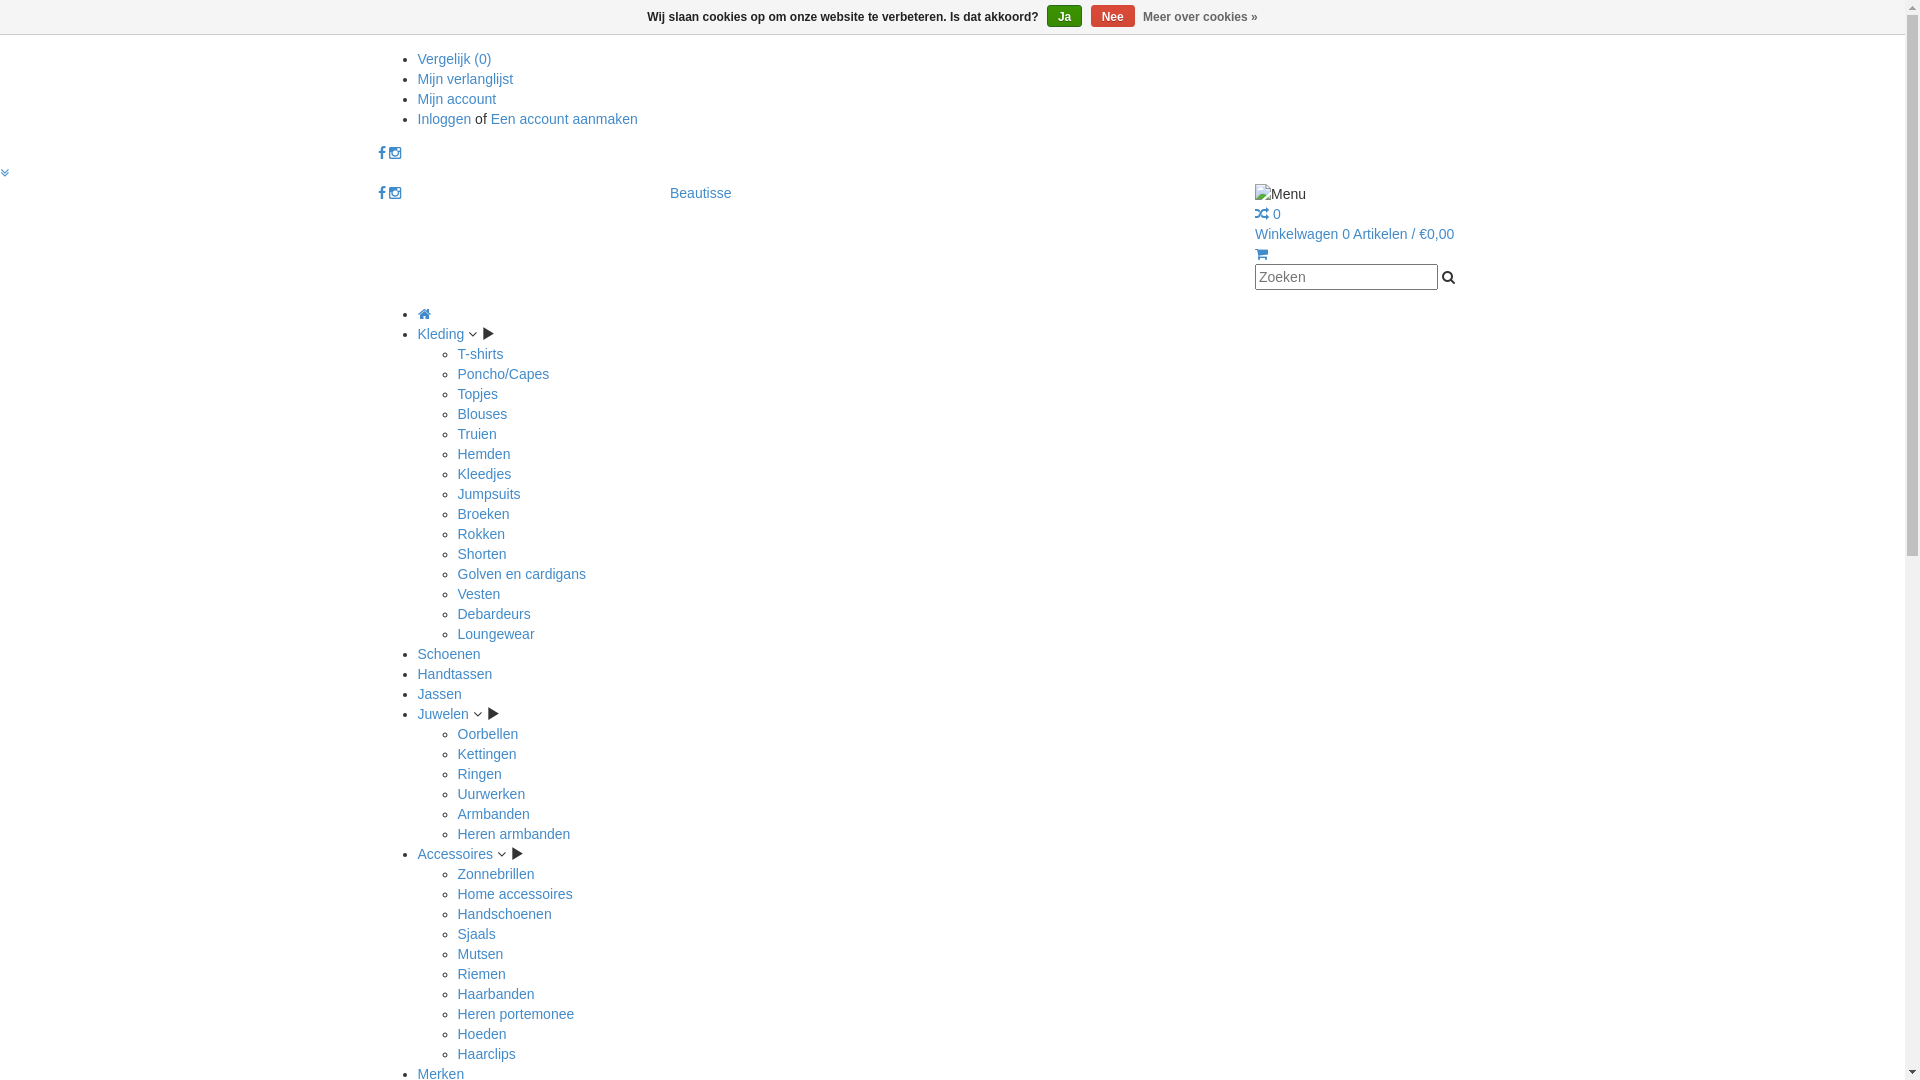 The width and height of the screenshot is (1920, 1080). Describe the element at coordinates (456, 374) in the screenshot. I see `'Poncho/Capes'` at that location.